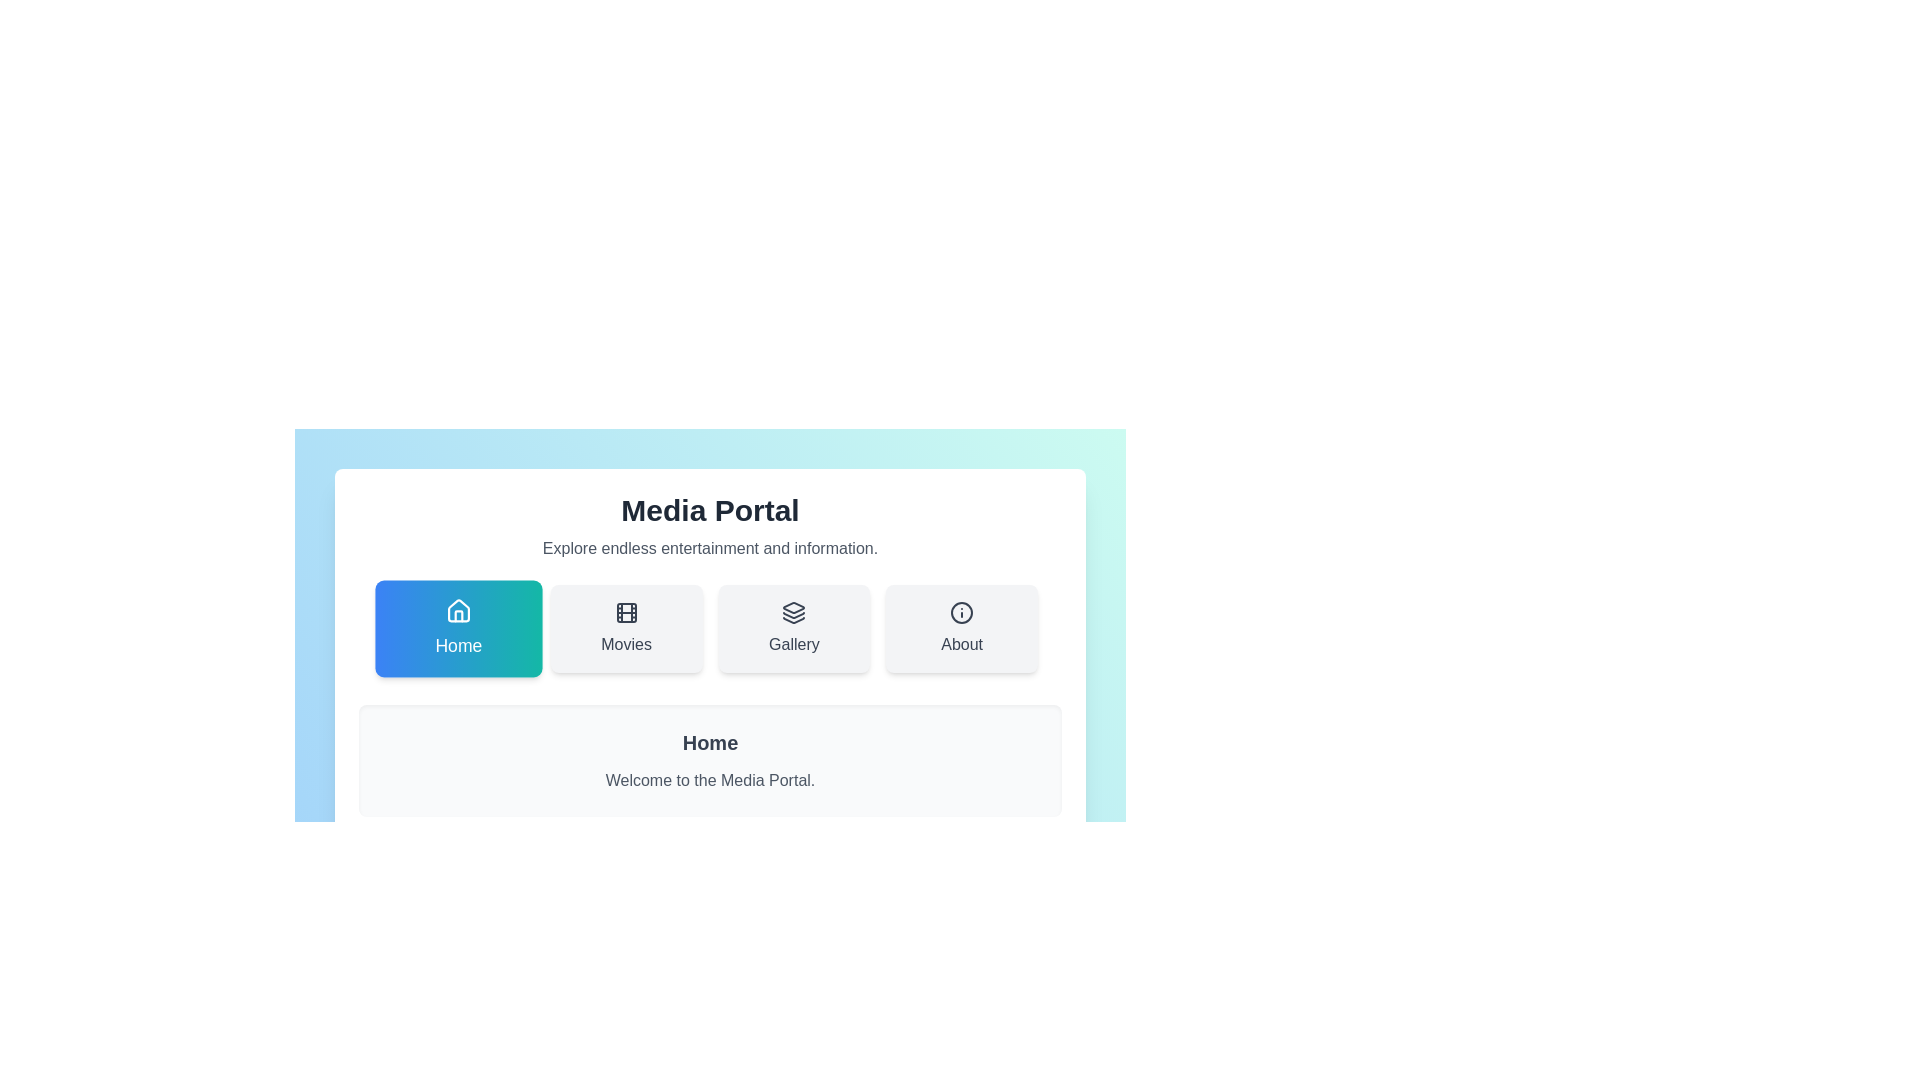  Describe the element at coordinates (625, 612) in the screenshot. I see `the SVG rectangle element that represents the 'Movies' button, which is part of an icon resembling a film strip` at that location.